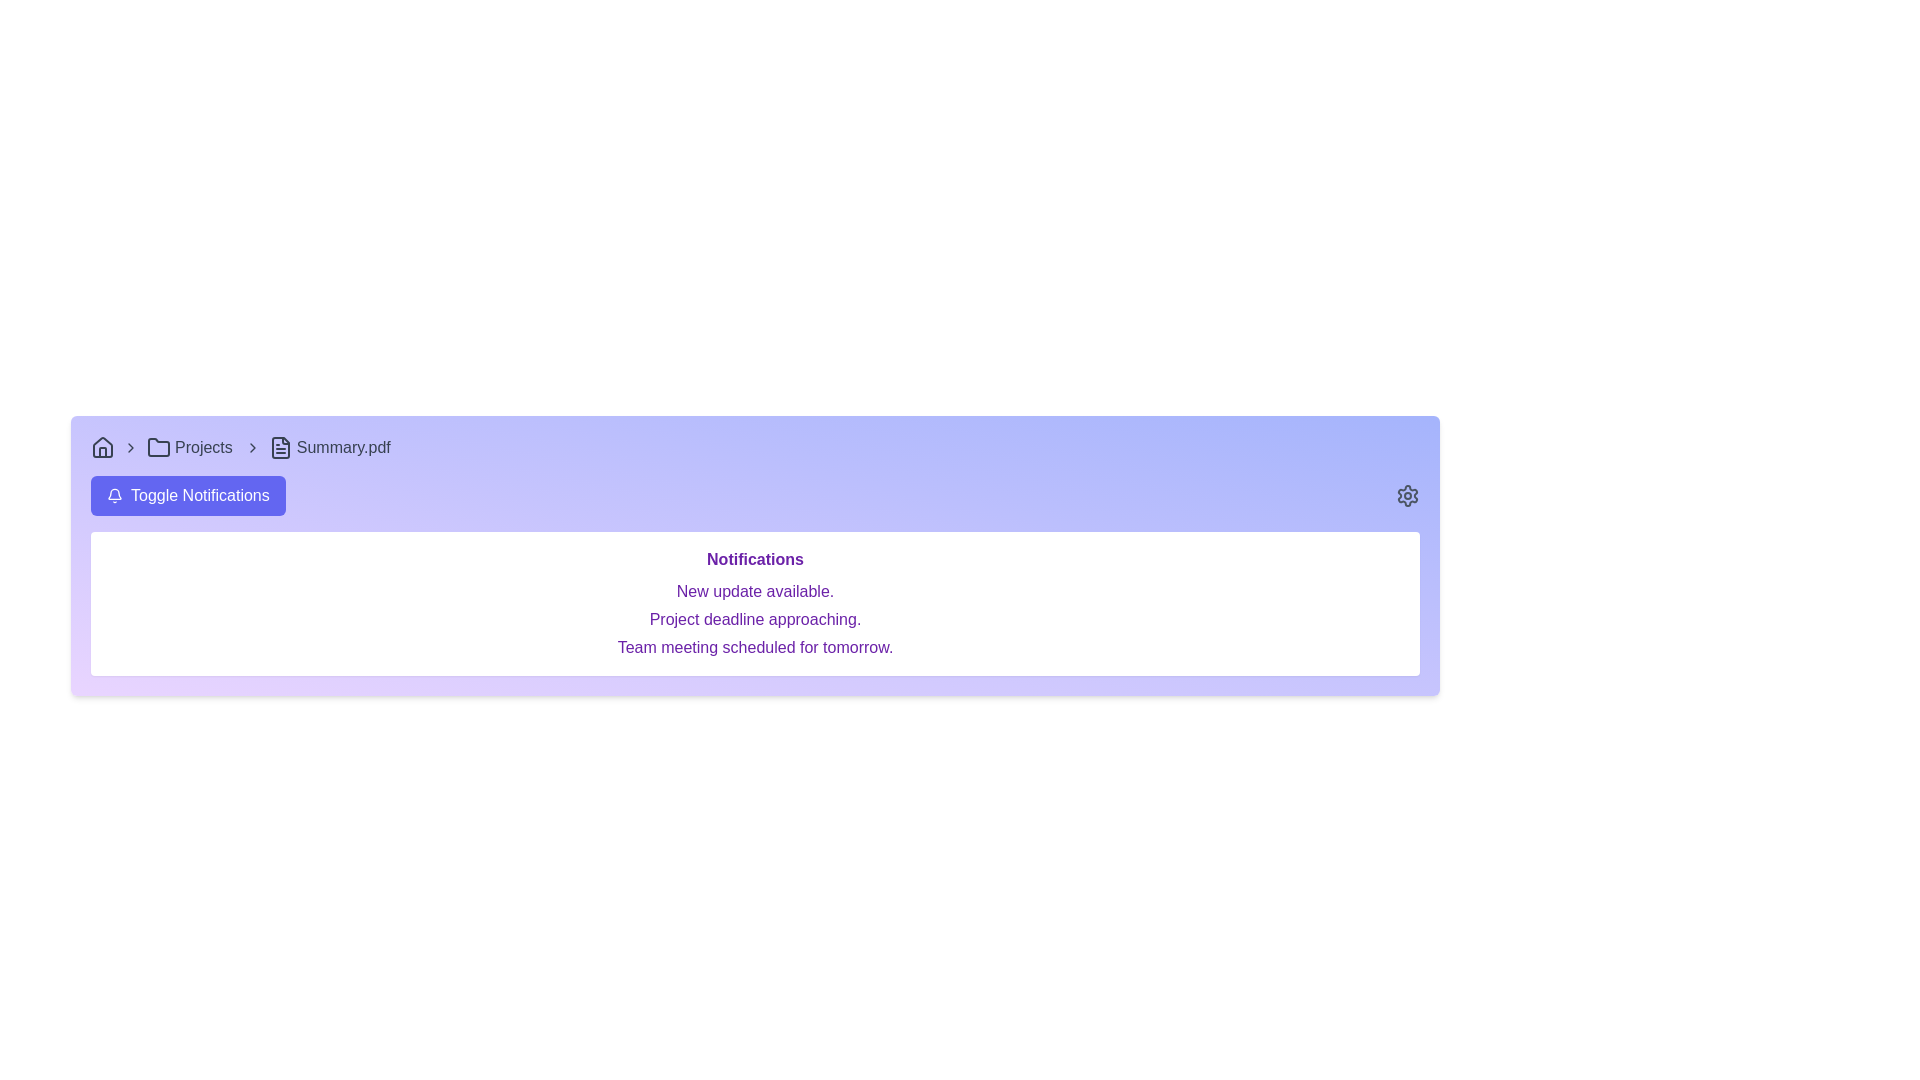  I want to click on the text label displaying the filename 'Summary.pdf' located in the breadcrumb navigation bar, positioned above the 'Toggle Notifications' button and to the right of the 'Projects' breadcrumb, so click(343, 446).